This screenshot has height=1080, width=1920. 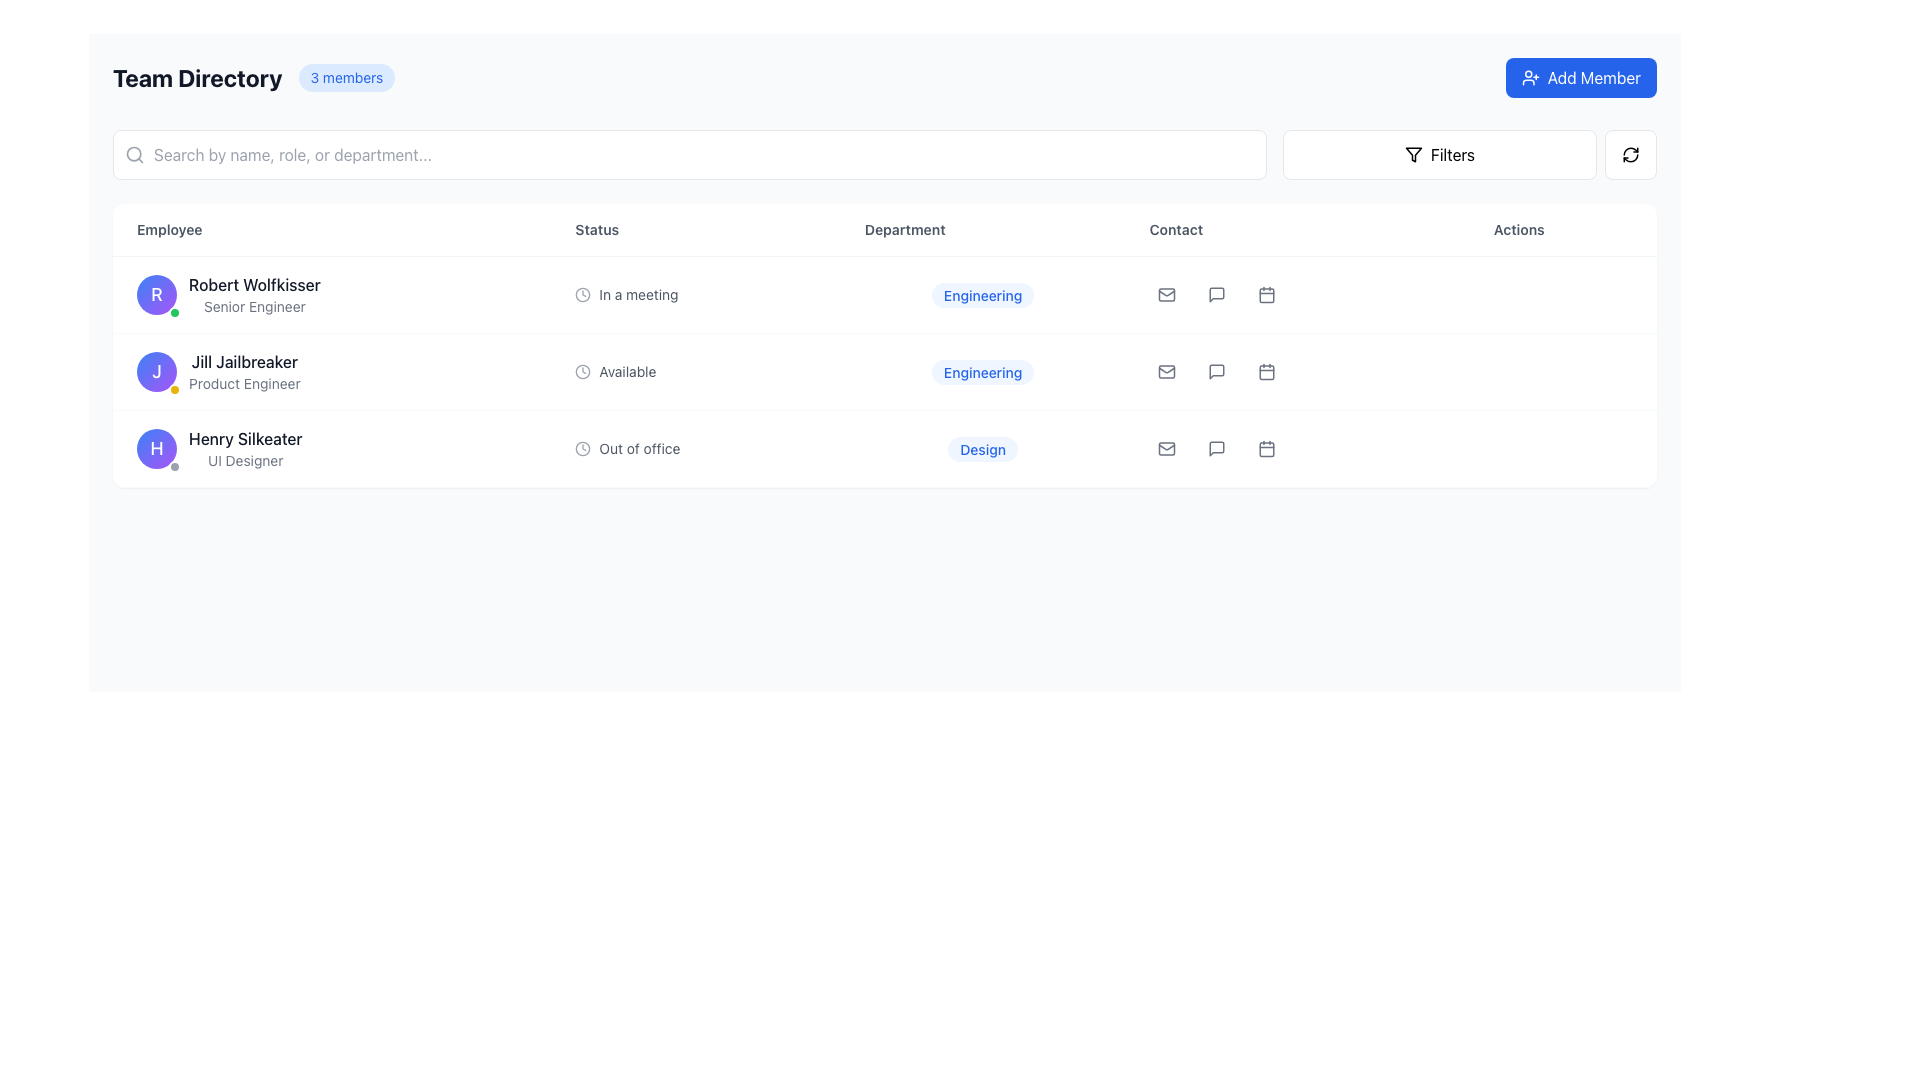 I want to click on the Ellipsis button in the 'Actions' column for user 'Jill Jailbreaker', so click(x=1562, y=371).